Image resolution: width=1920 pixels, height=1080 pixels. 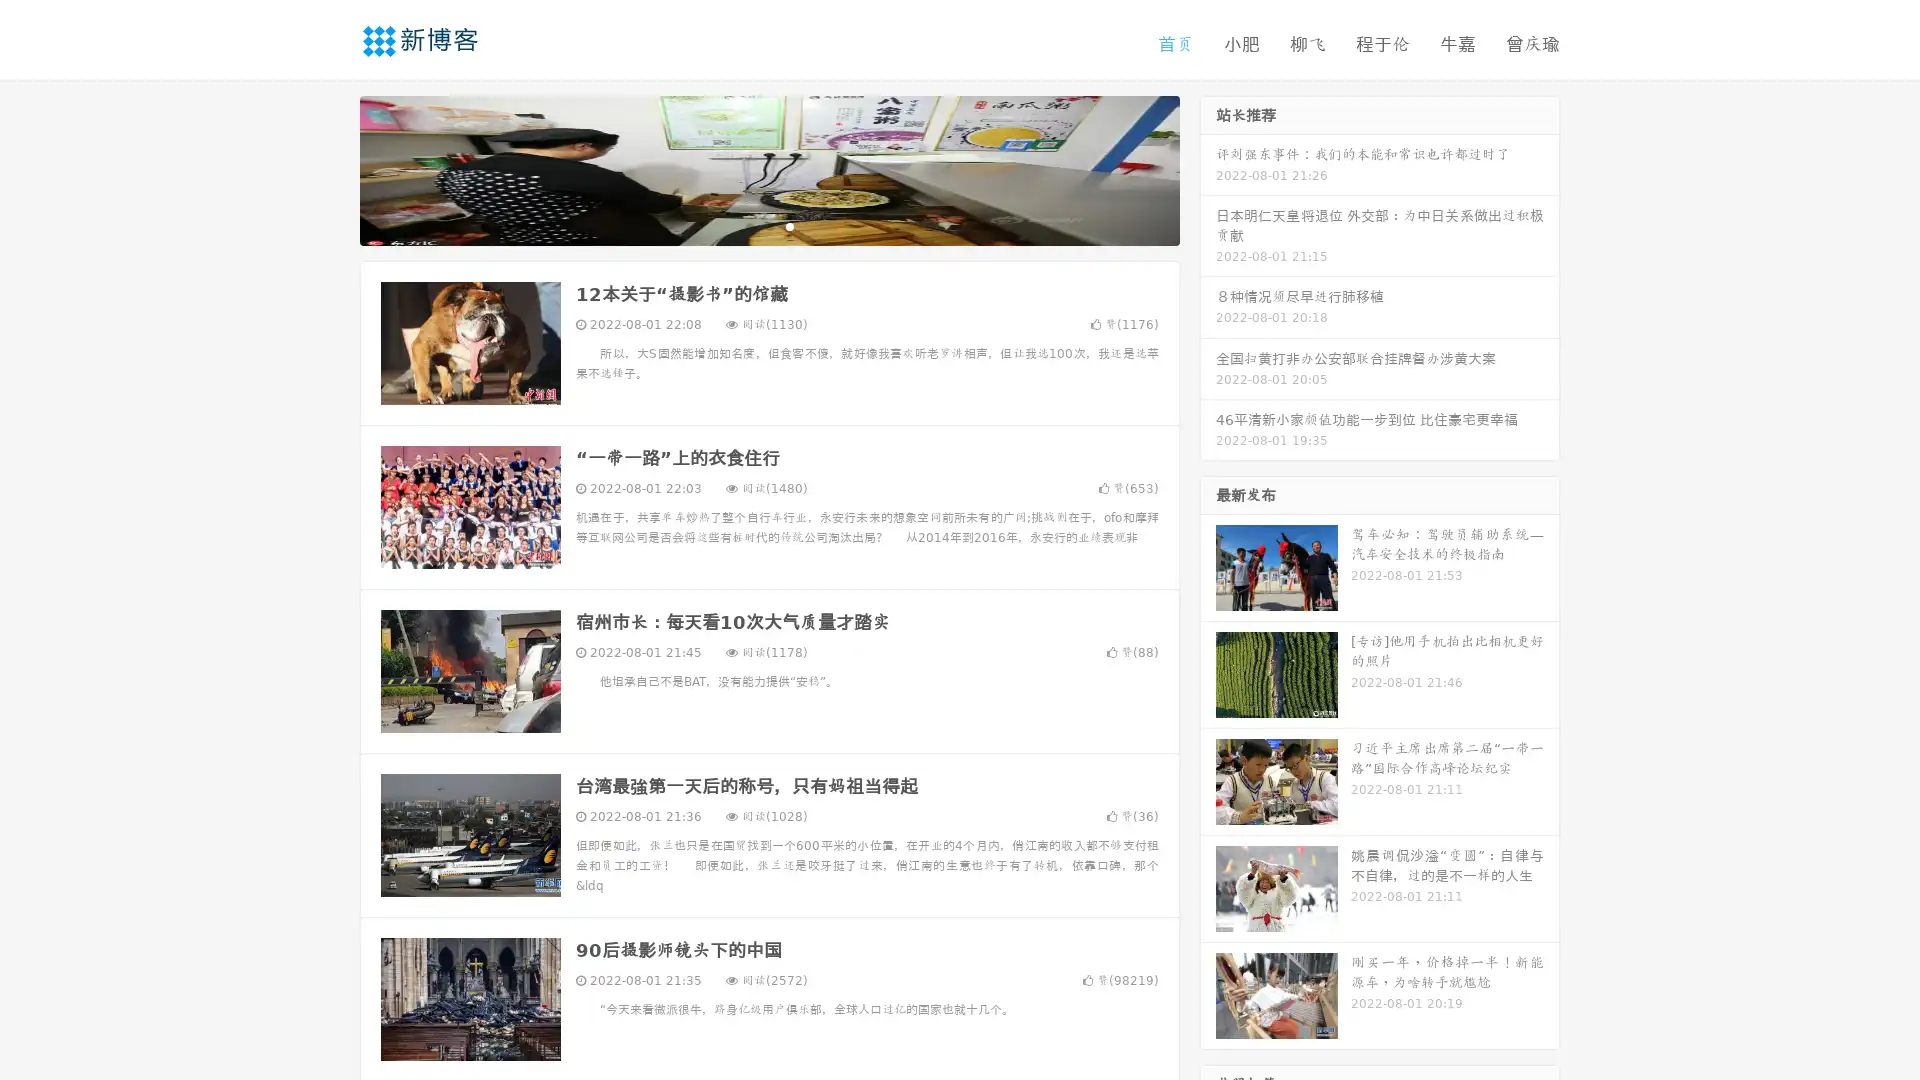 I want to click on Go to slide 2, so click(x=768, y=225).